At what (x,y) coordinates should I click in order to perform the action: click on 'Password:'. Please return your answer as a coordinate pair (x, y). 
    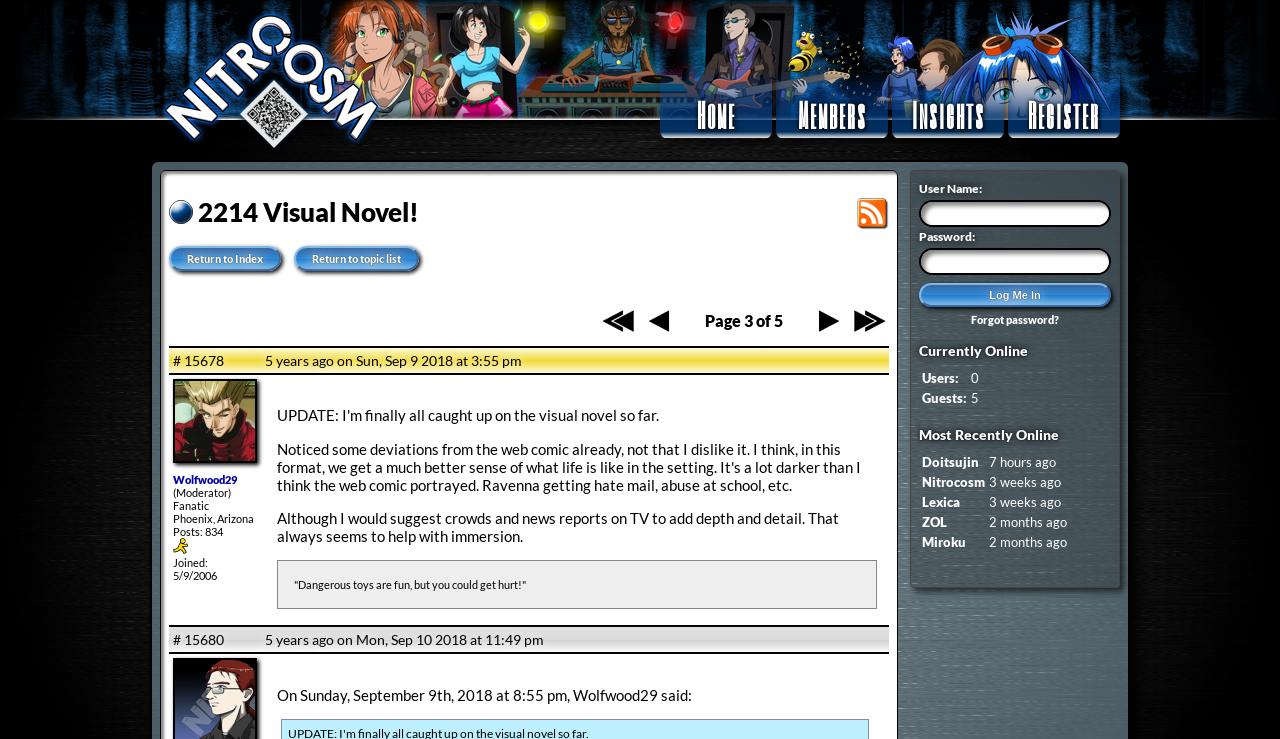
    Looking at the image, I should click on (945, 236).